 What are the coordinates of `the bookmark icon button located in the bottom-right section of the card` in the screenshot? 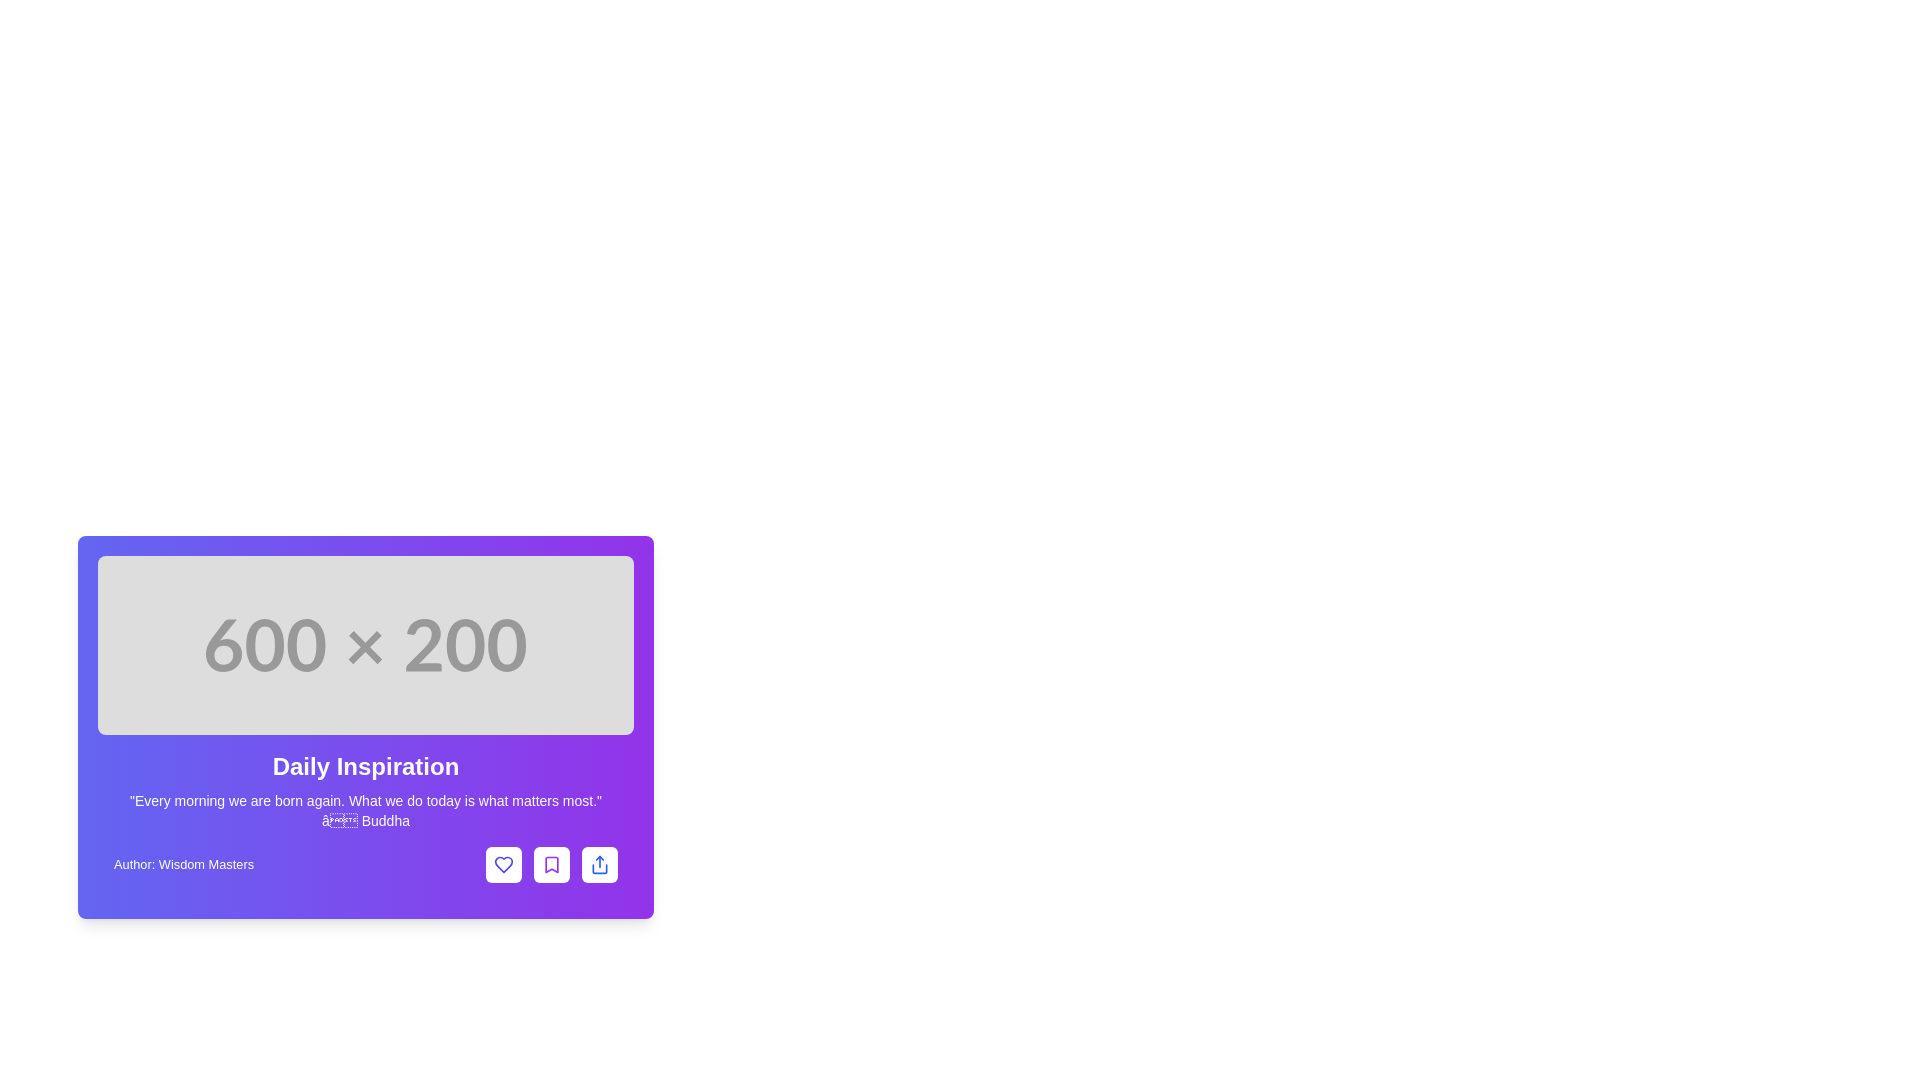 It's located at (552, 863).